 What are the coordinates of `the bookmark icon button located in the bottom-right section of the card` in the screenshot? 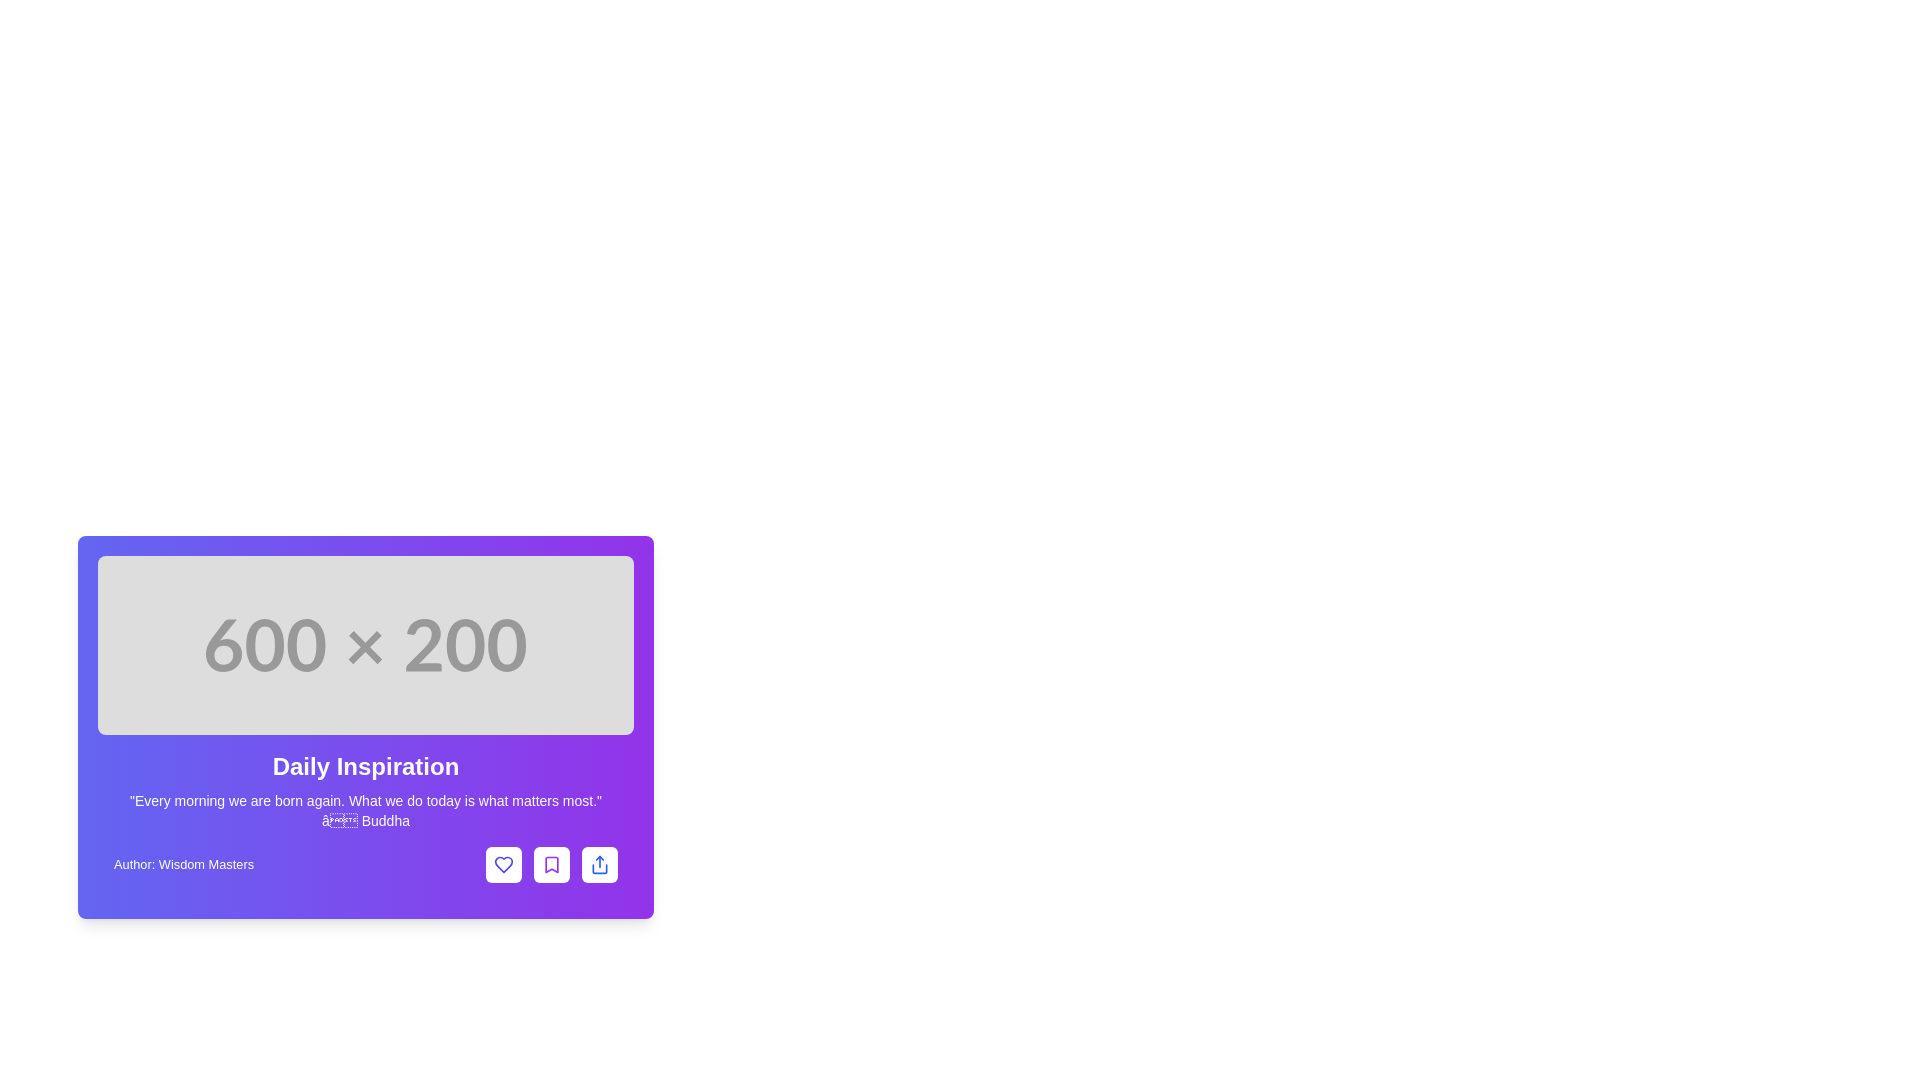 It's located at (552, 863).